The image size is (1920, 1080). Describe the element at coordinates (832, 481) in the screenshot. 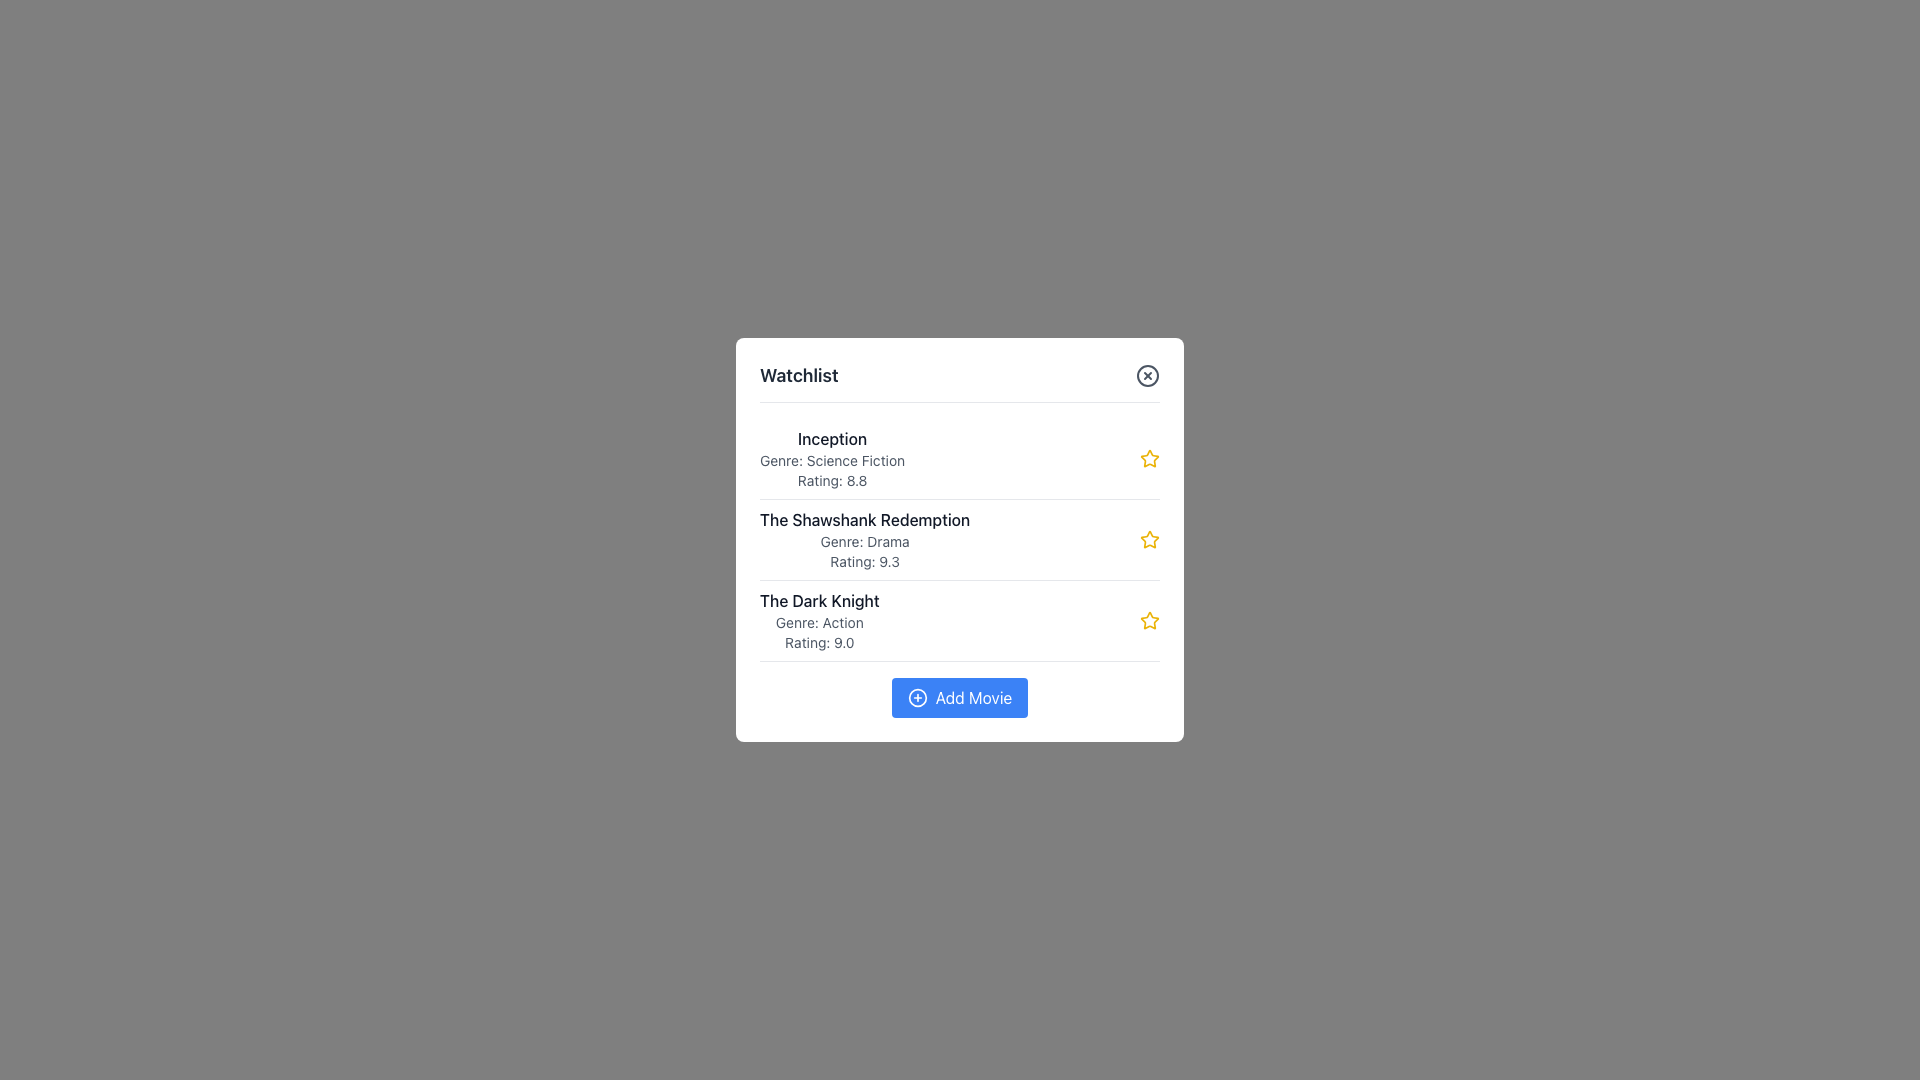

I see `the text label displaying 'Rating: 8.8' located below 'Genre: Science Fiction' in the Watchlist popup for the movie 'Inception'` at that location.